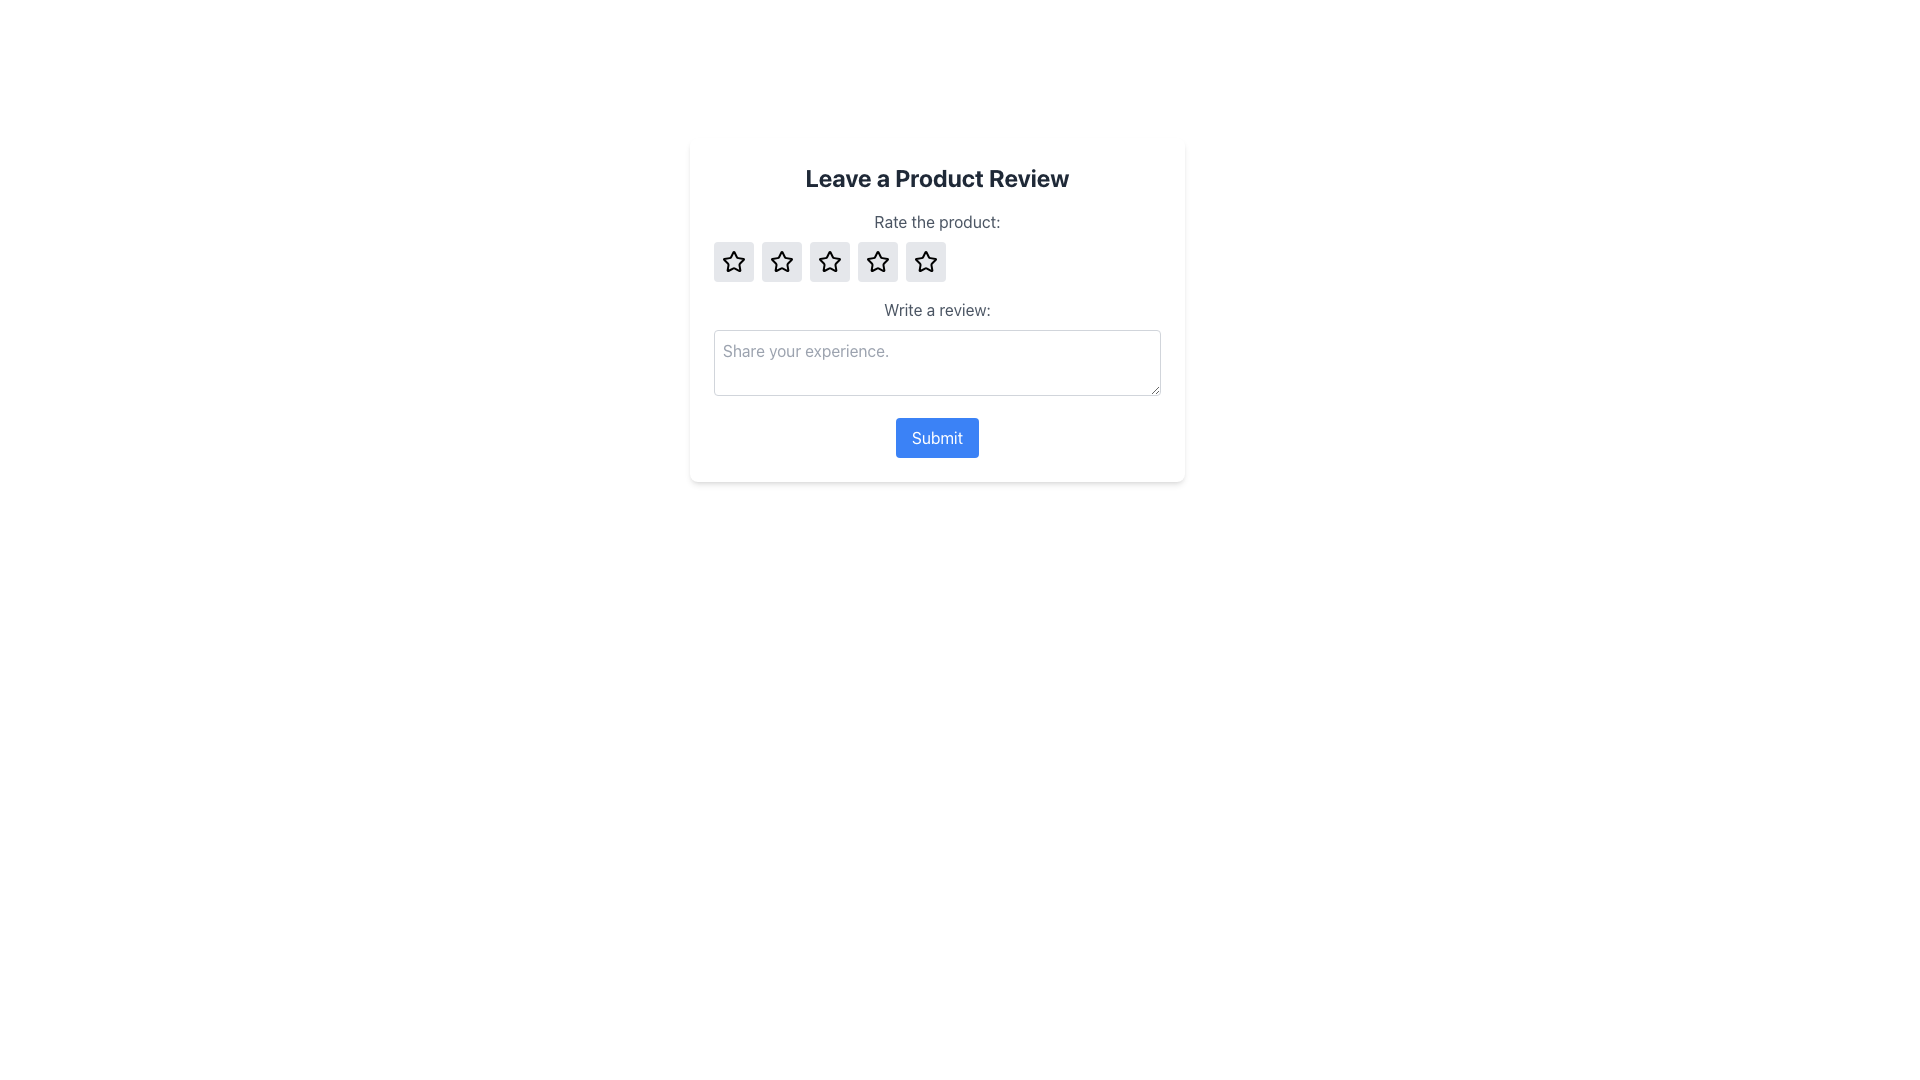 Image resolution: width=1920 pixels, height=1080 pixels. What do you see at coordinates (936, 309) in the screenshot?
I see `the text element that reads 'Write a review:', which is styled in gray and located above the text input field in the form component` at bounding box center [936, 309].